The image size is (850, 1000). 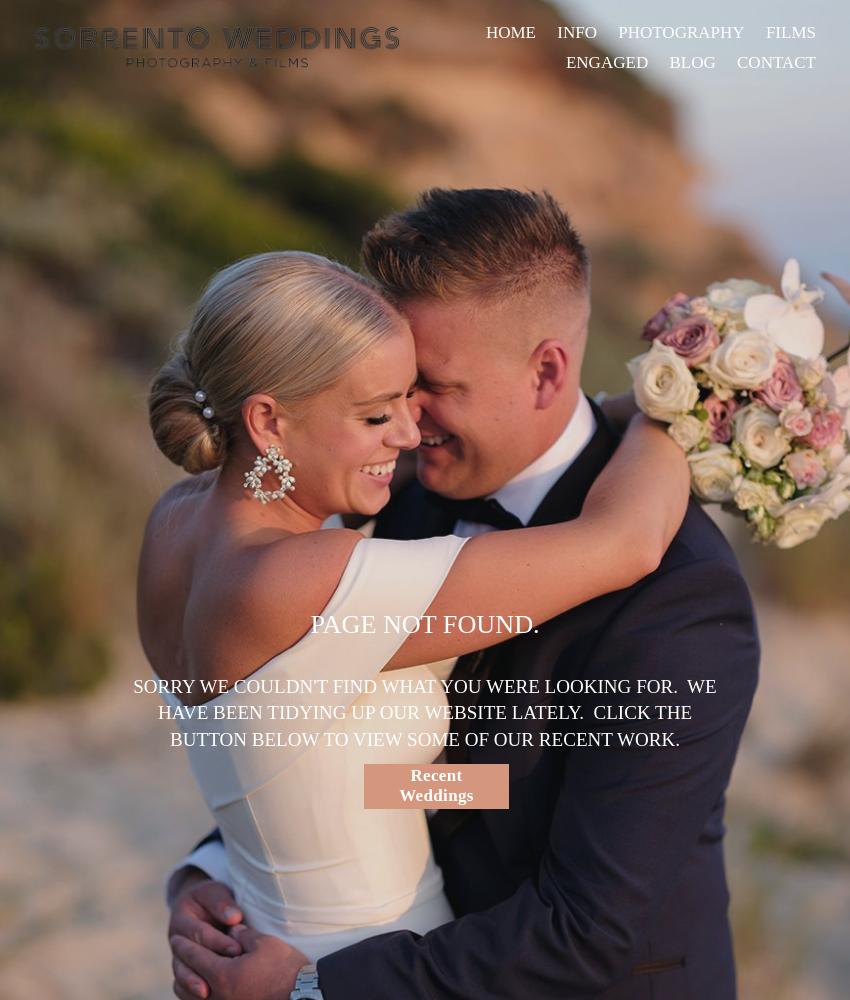 I want to click on 'REVIEWS', so click(x=558, y=117).